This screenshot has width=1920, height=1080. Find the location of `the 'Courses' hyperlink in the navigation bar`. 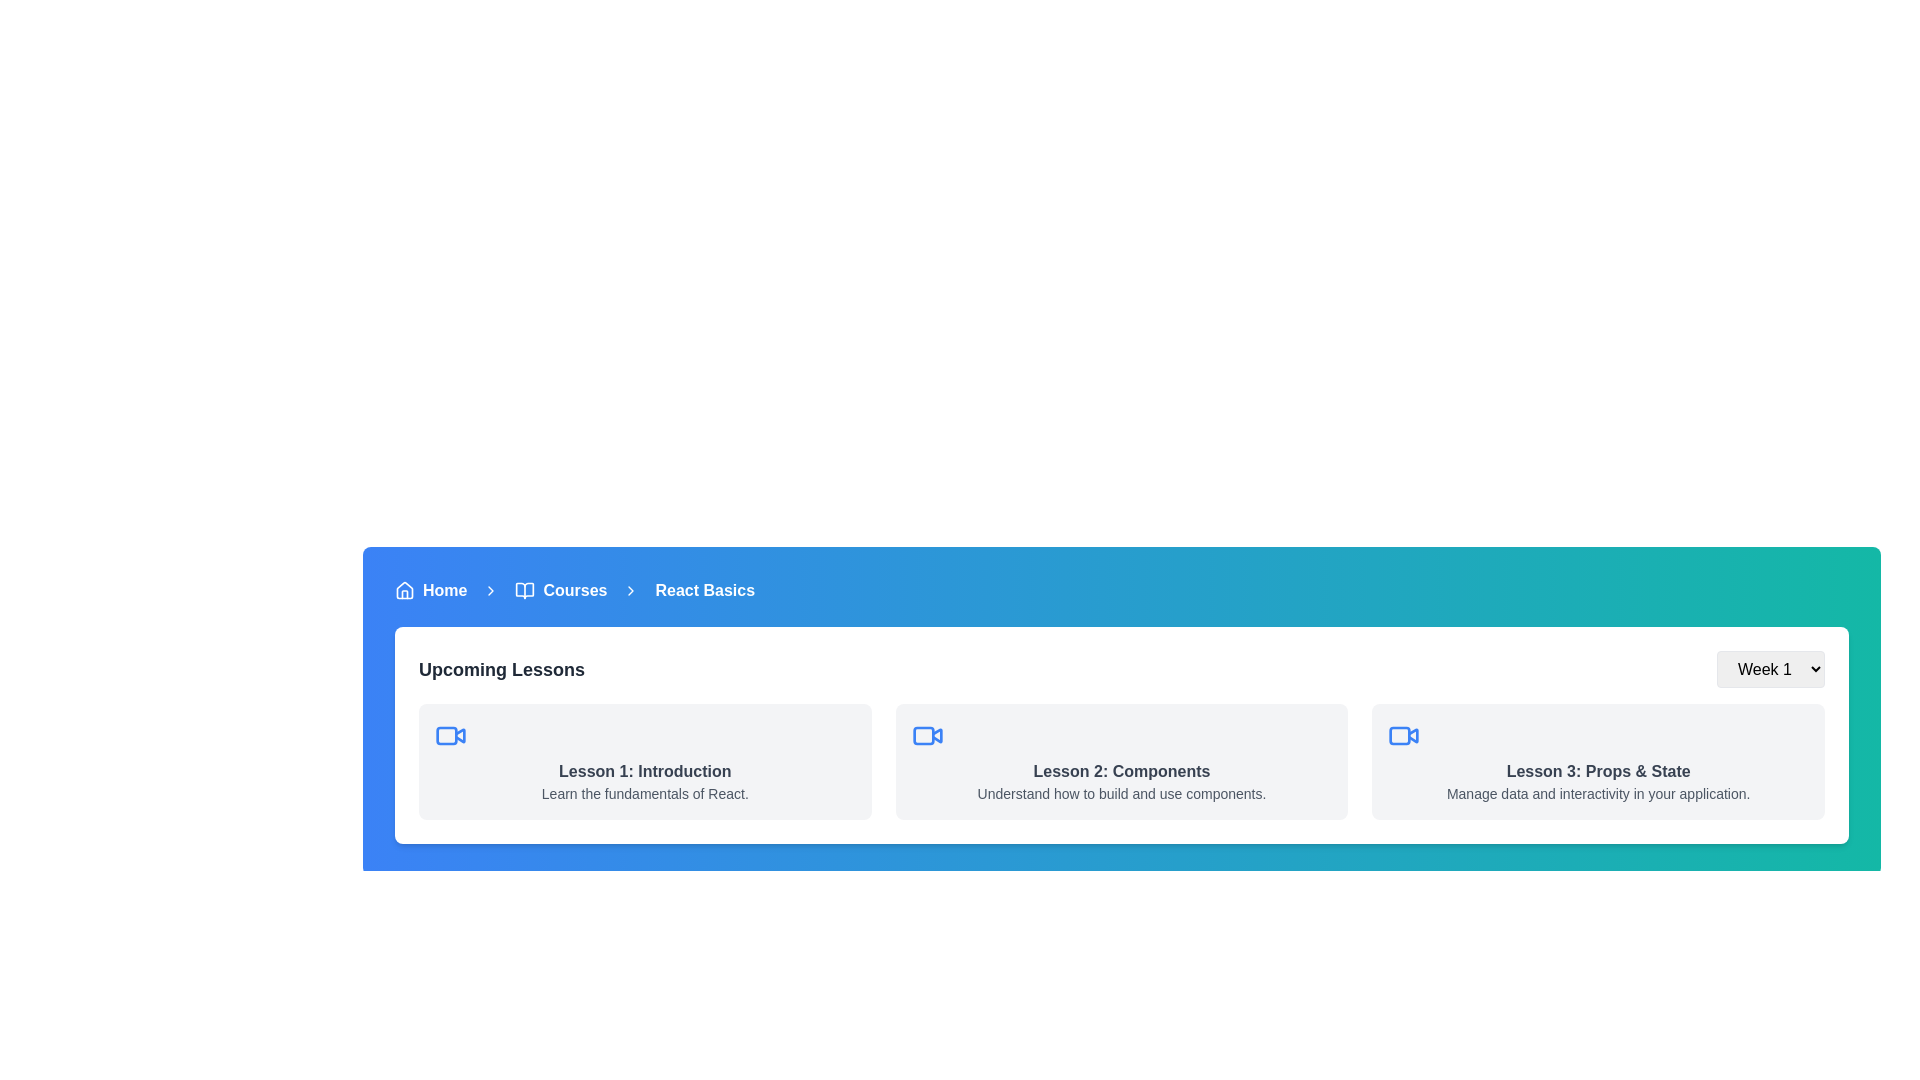

the 'Courses' hyperlink in the navigation bar is located at coordinates (574, 589).